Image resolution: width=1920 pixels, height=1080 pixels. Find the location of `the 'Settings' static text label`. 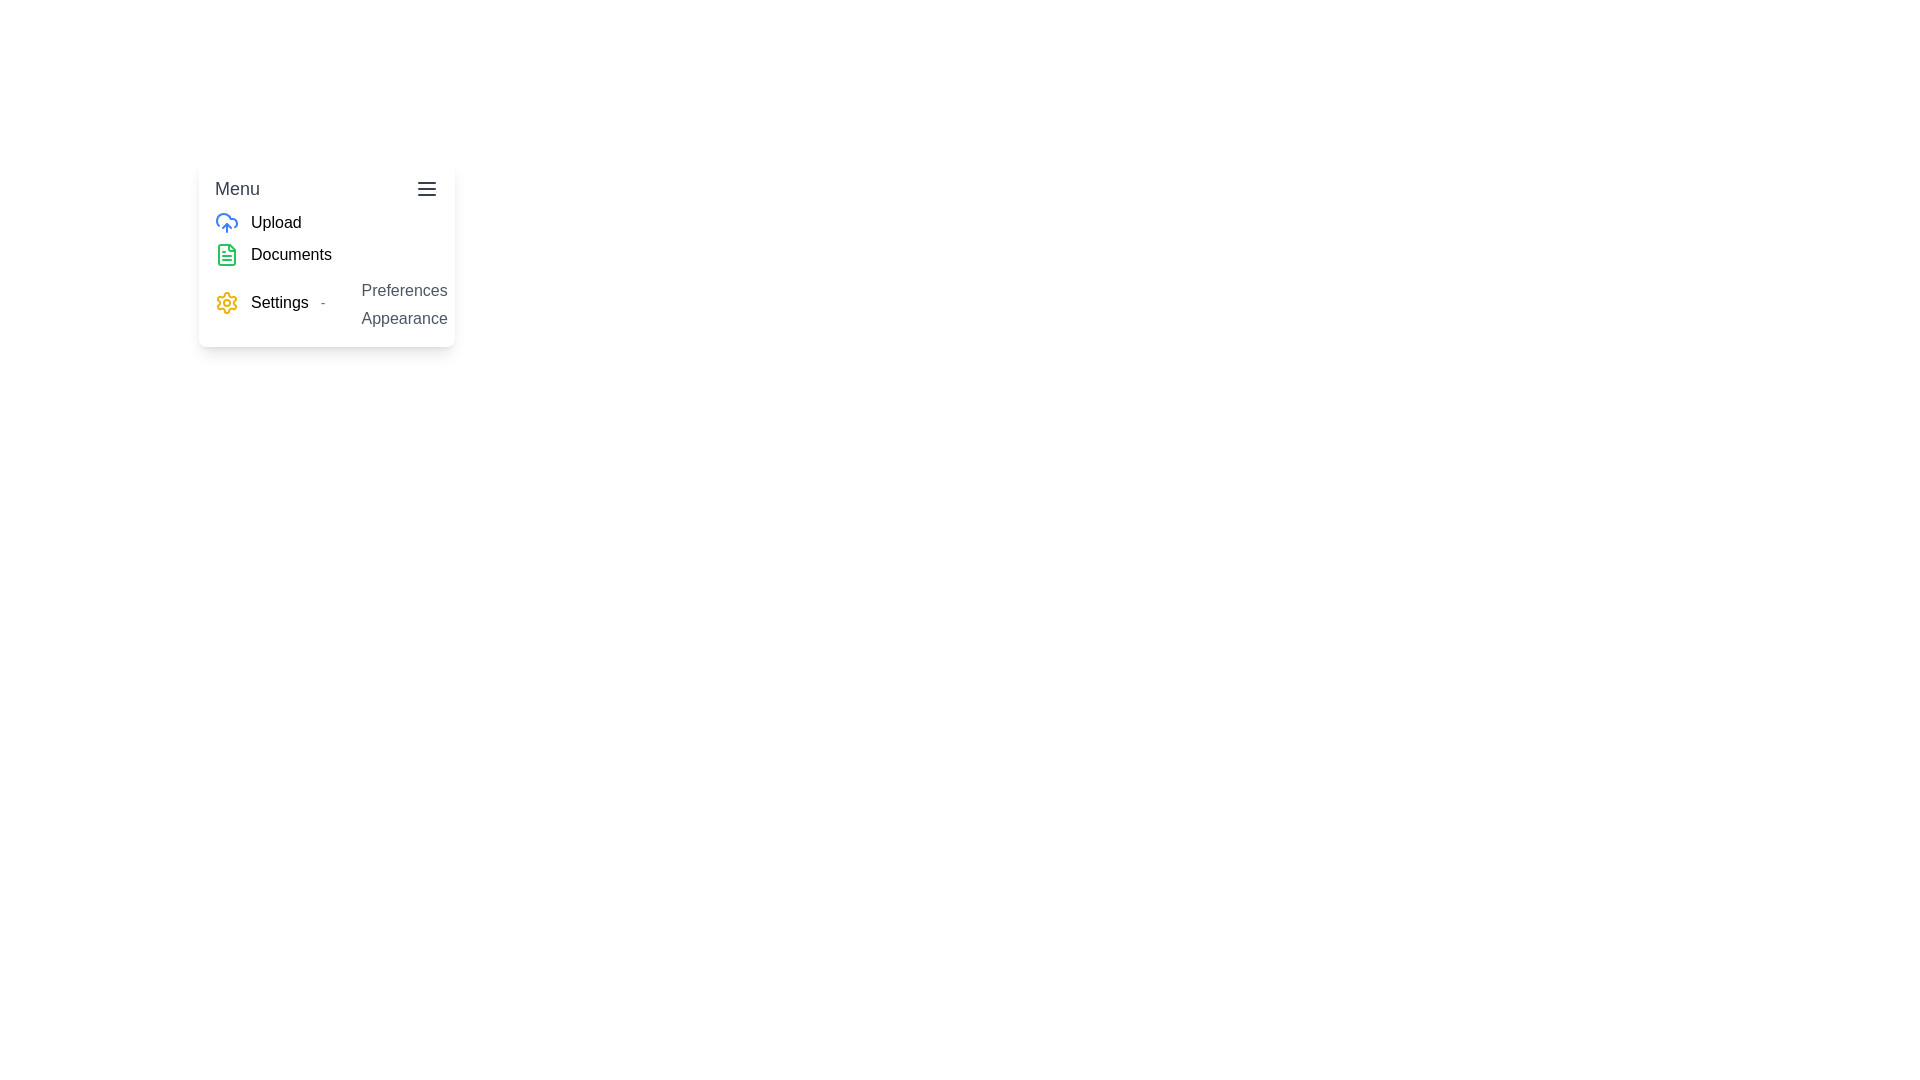

the 'Settings' static text label is located at coordinates (278, 303).